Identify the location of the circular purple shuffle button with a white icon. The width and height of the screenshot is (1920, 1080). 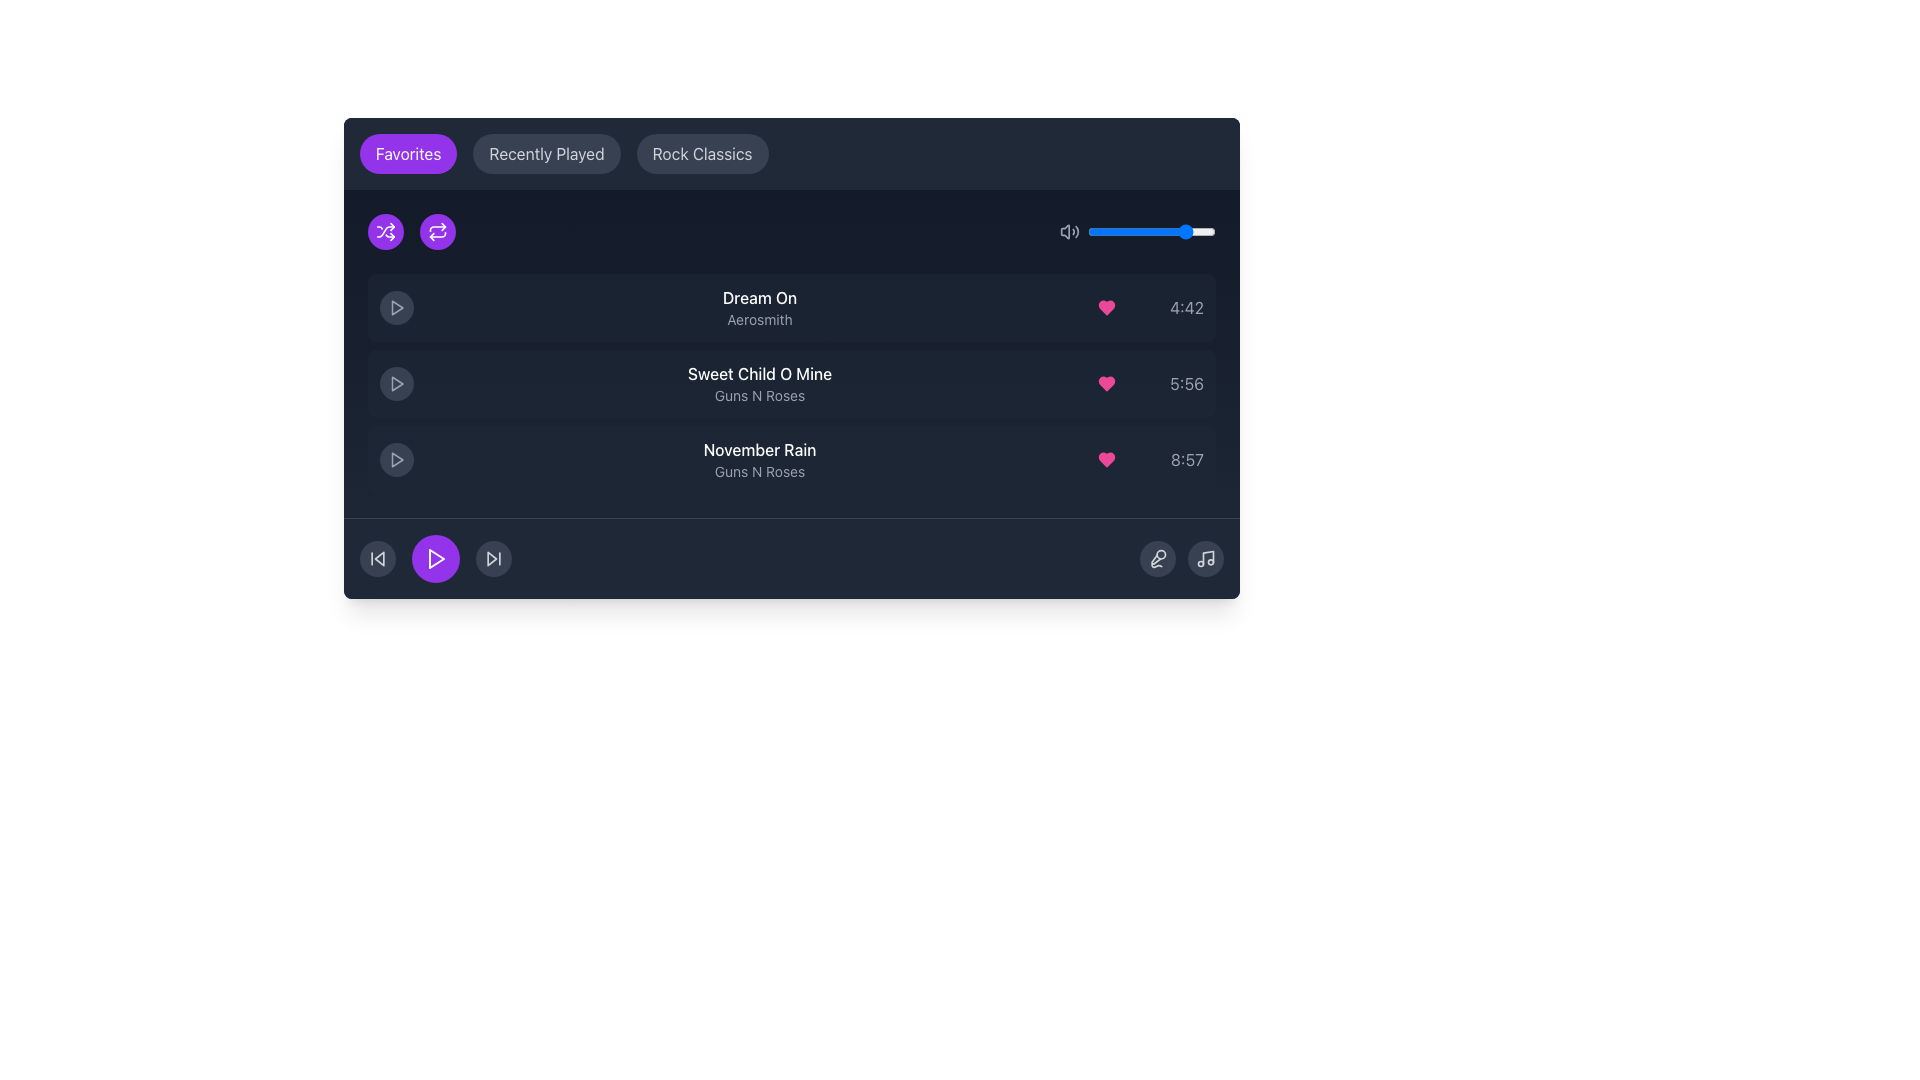
(385, 230).